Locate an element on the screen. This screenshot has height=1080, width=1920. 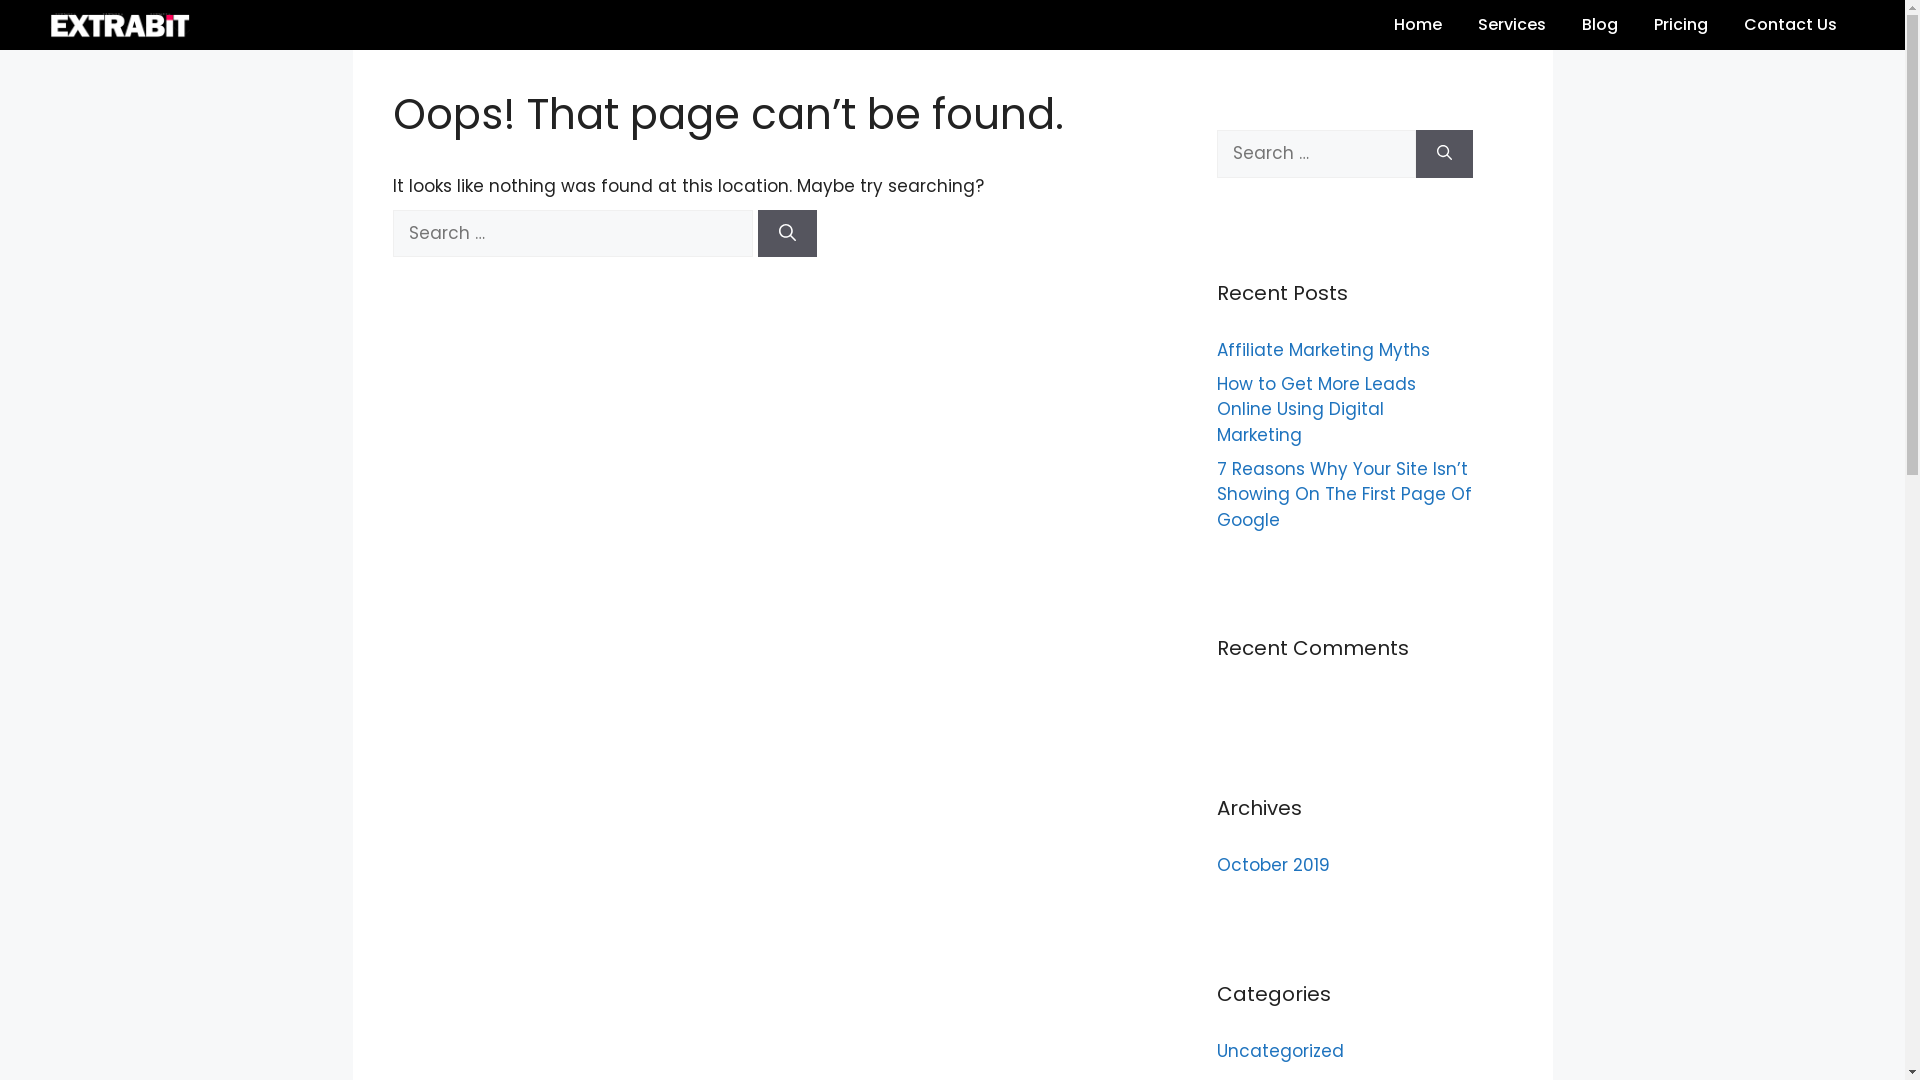
'October 2019' is located at coordinates (1271, 863).